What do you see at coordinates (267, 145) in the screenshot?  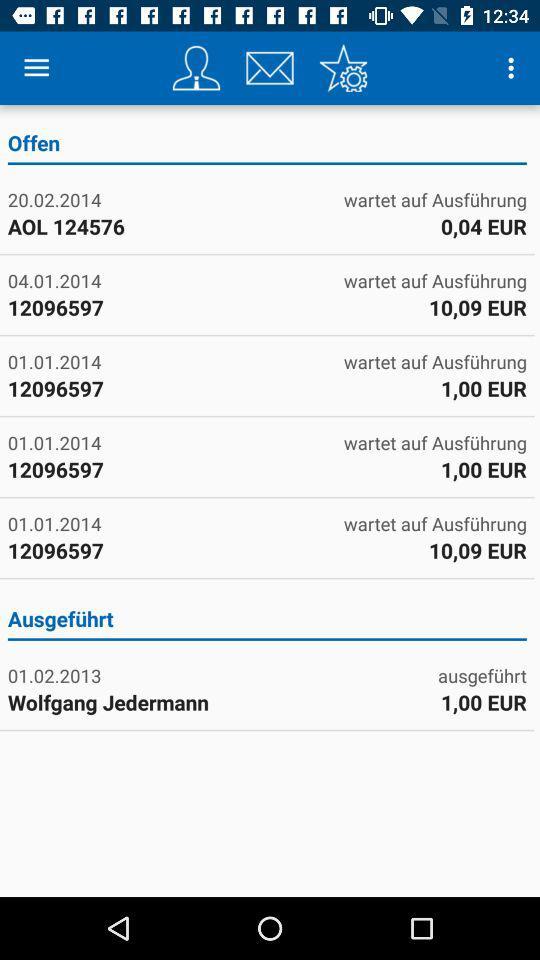 I see `offen item` at bounding box center [267, 145].